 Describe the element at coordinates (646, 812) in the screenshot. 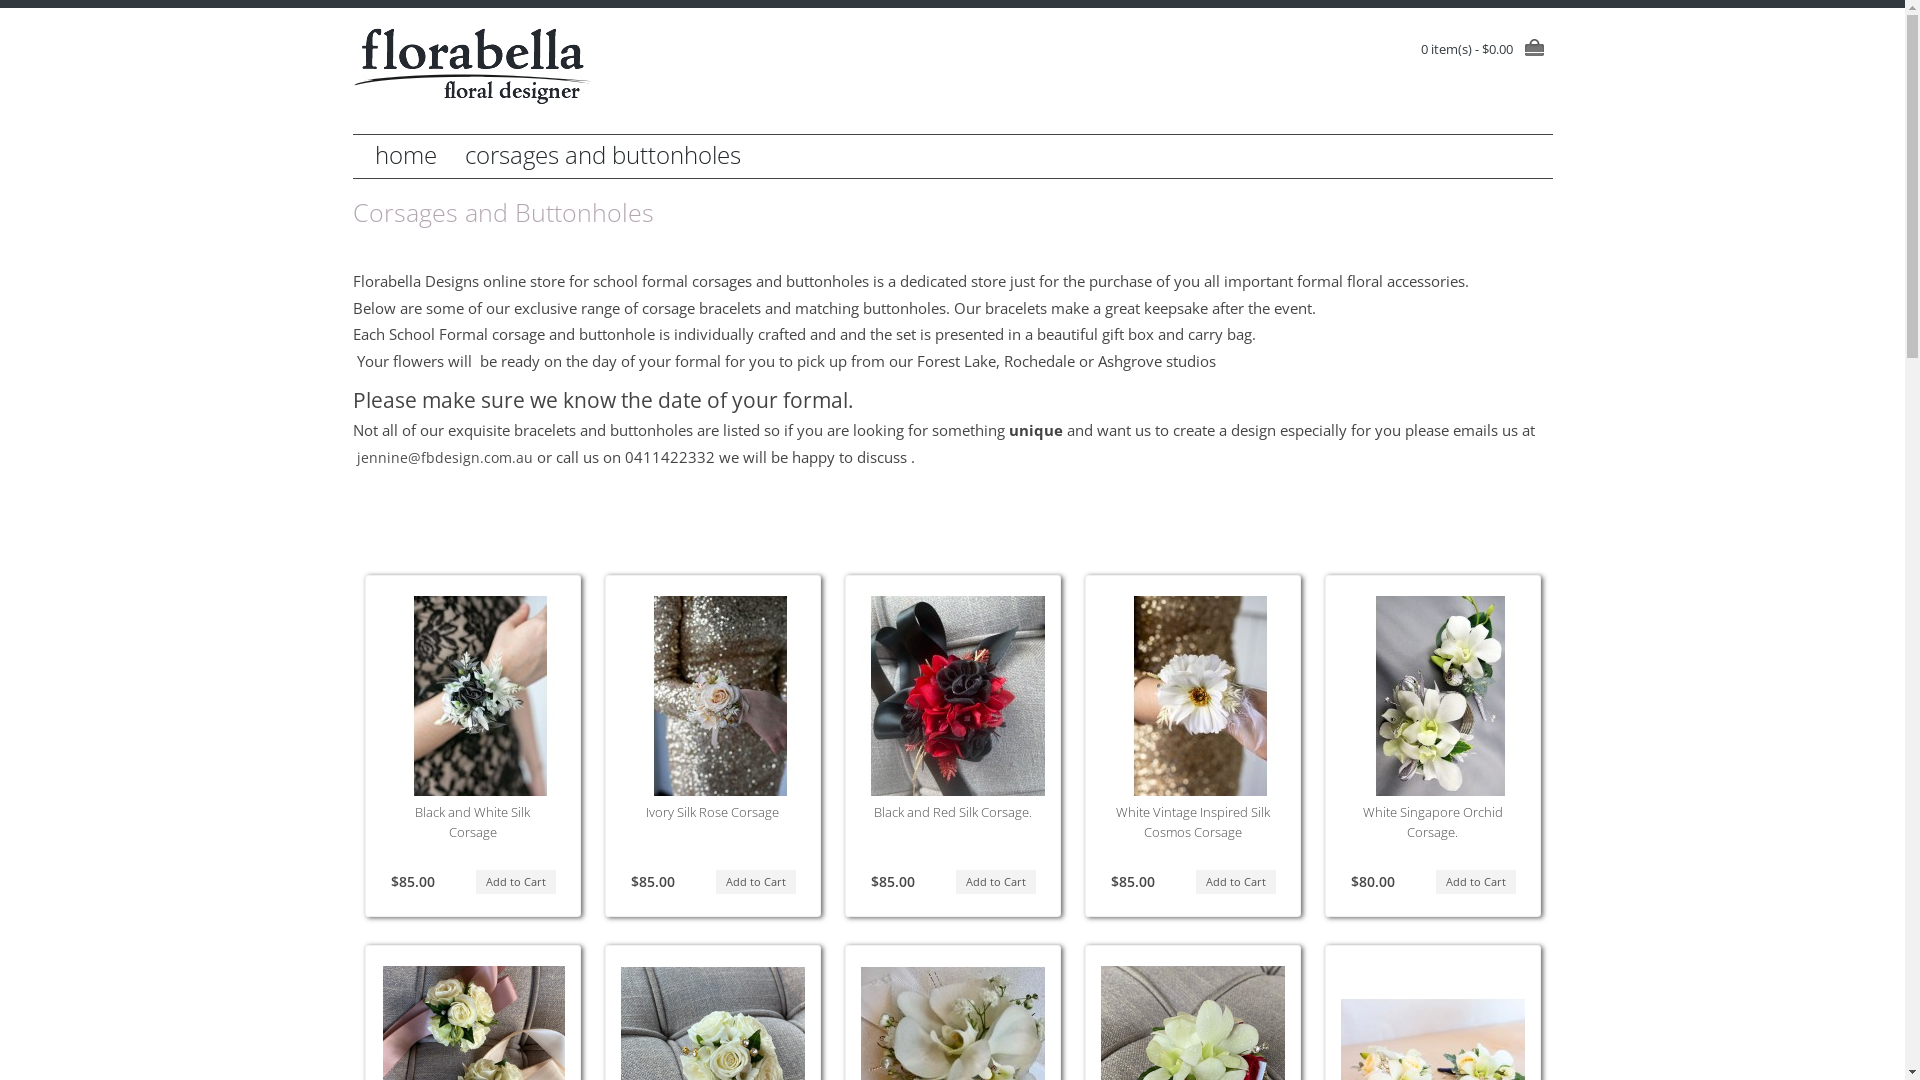

I see `'Ivory Silk Rose Corsage'` at that location.